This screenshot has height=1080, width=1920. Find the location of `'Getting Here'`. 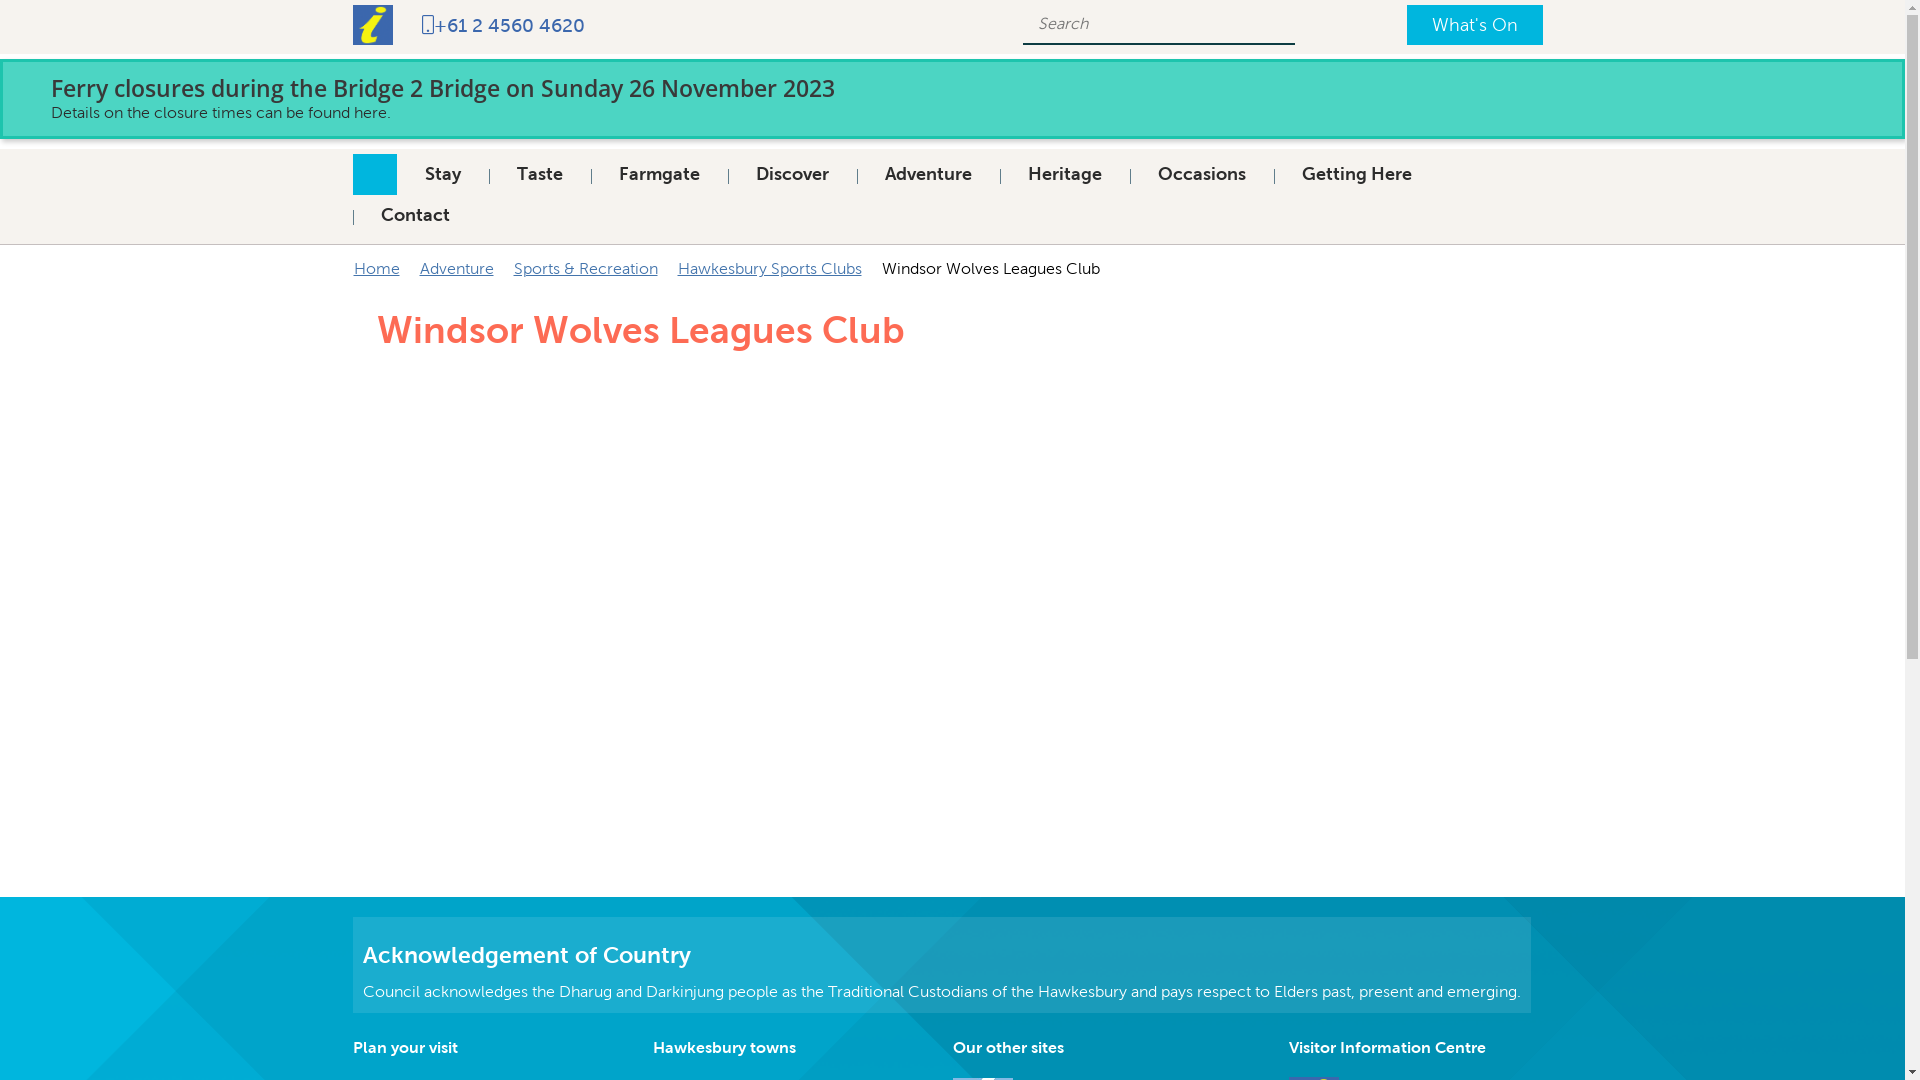

'Getting Here' is located at coordinates (1357, 173).